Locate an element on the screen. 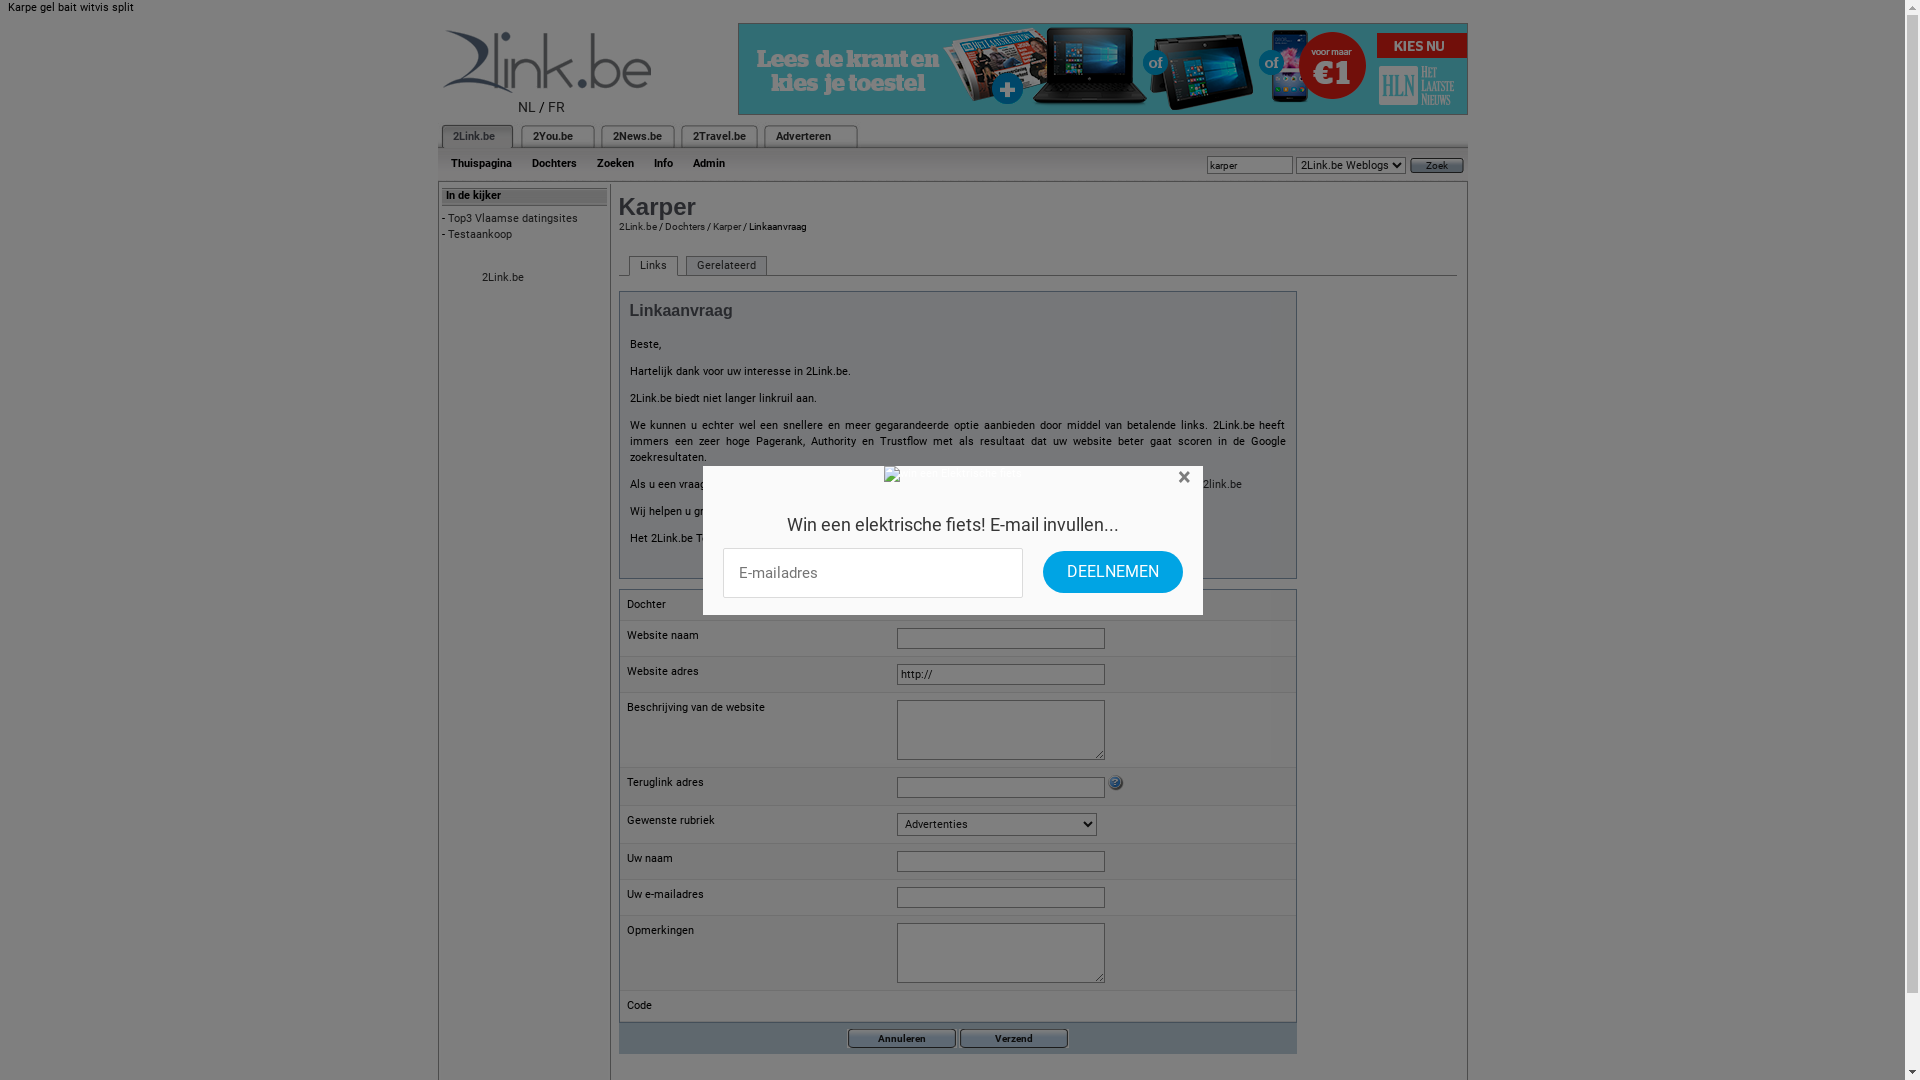 Image resolution: width=1920 pixels, height=1080 pixels. 'Adverteren' is located at coordinates (803, 135).